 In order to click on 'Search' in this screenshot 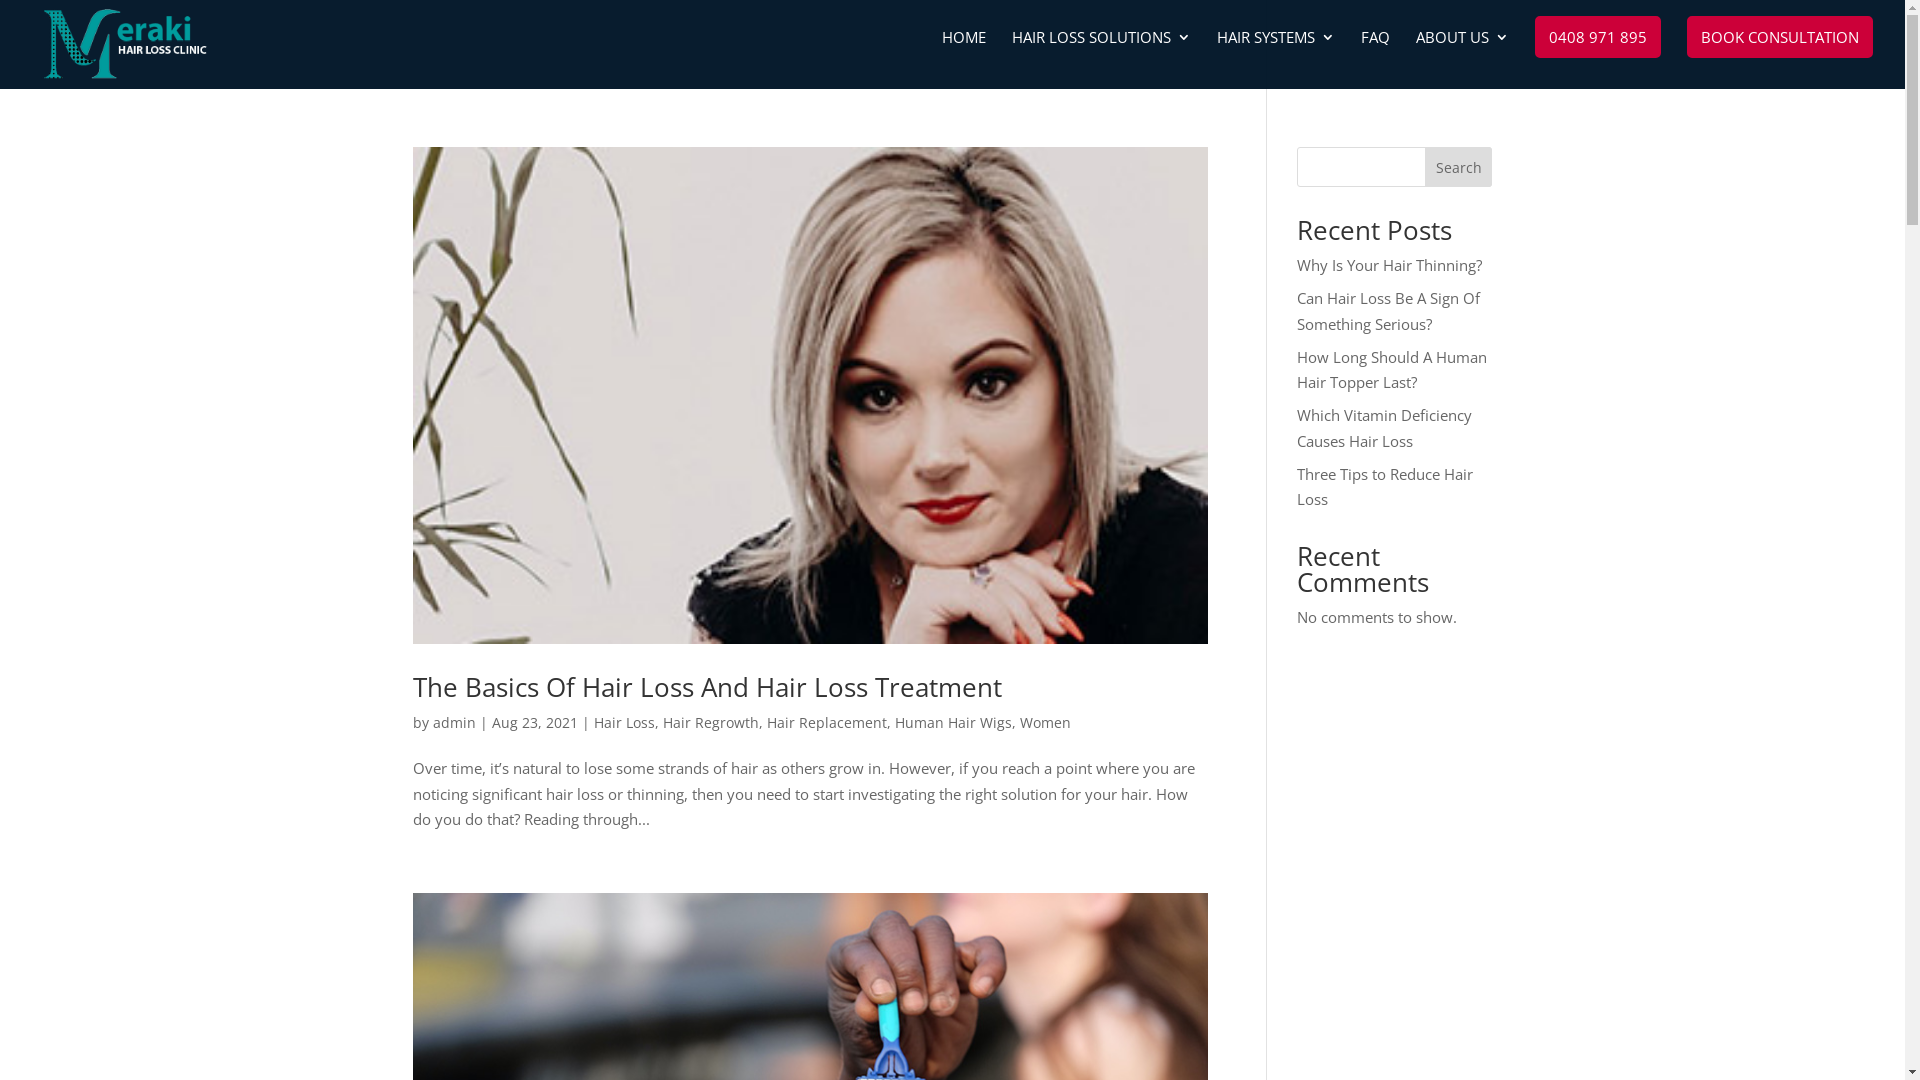, I will do `click(1459, 165)`.